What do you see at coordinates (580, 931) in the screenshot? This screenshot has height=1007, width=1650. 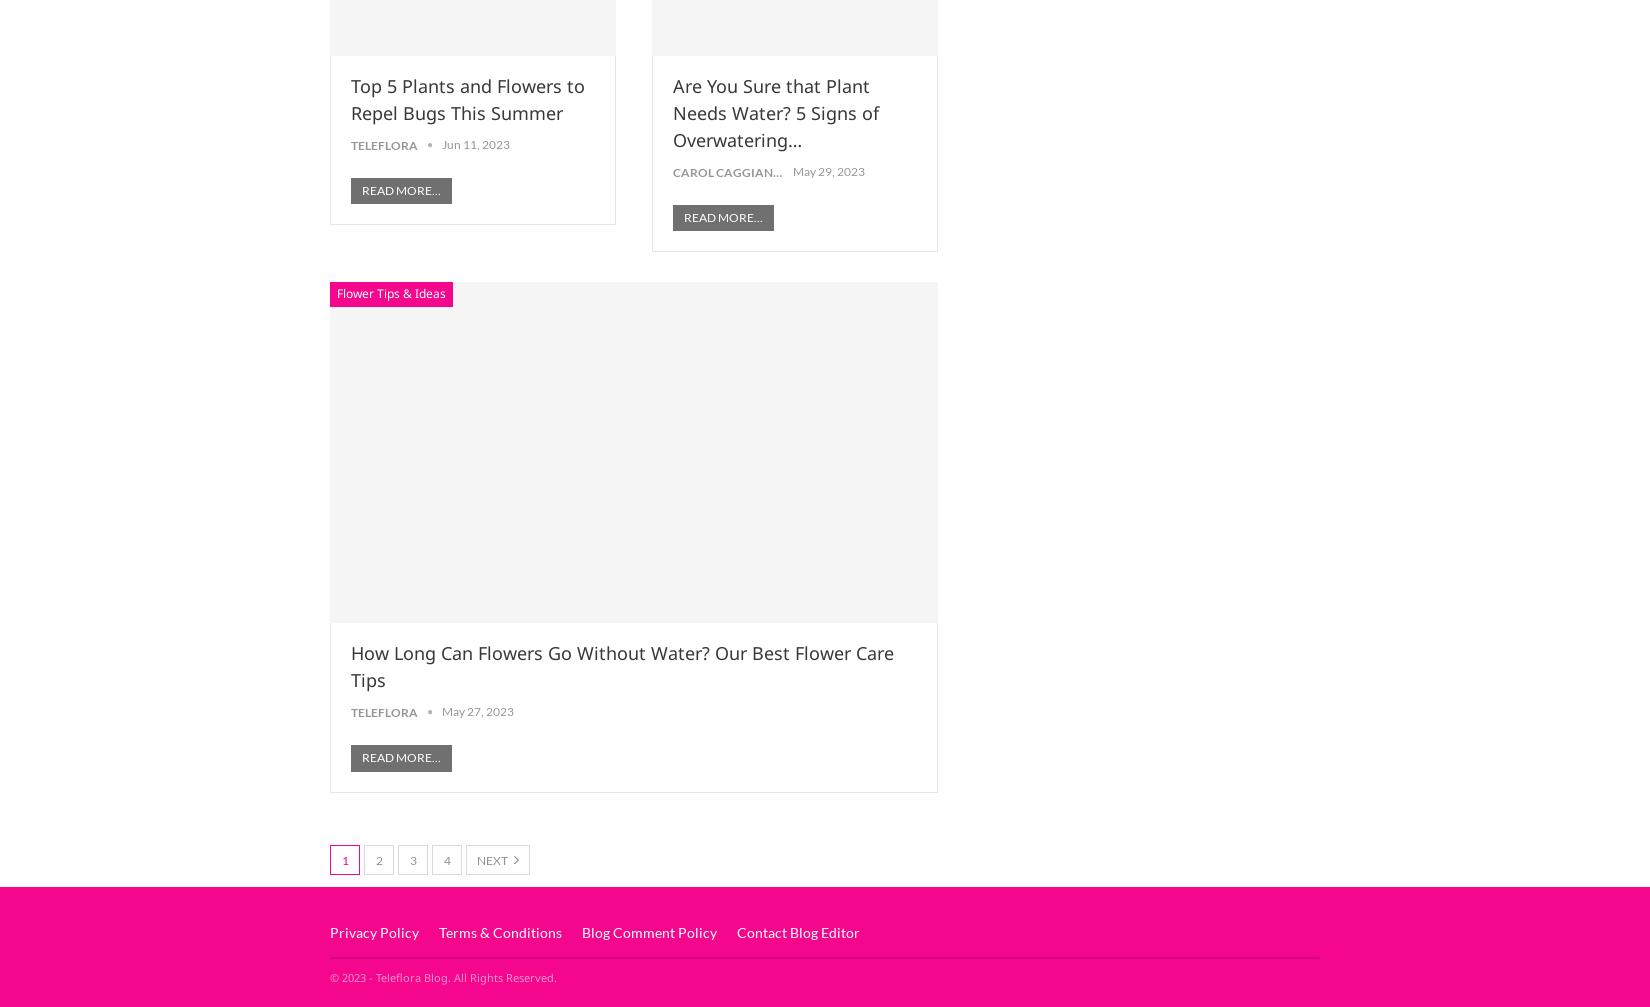 I see `'Blog Comment Policy'` at bounding box center [580, 931].